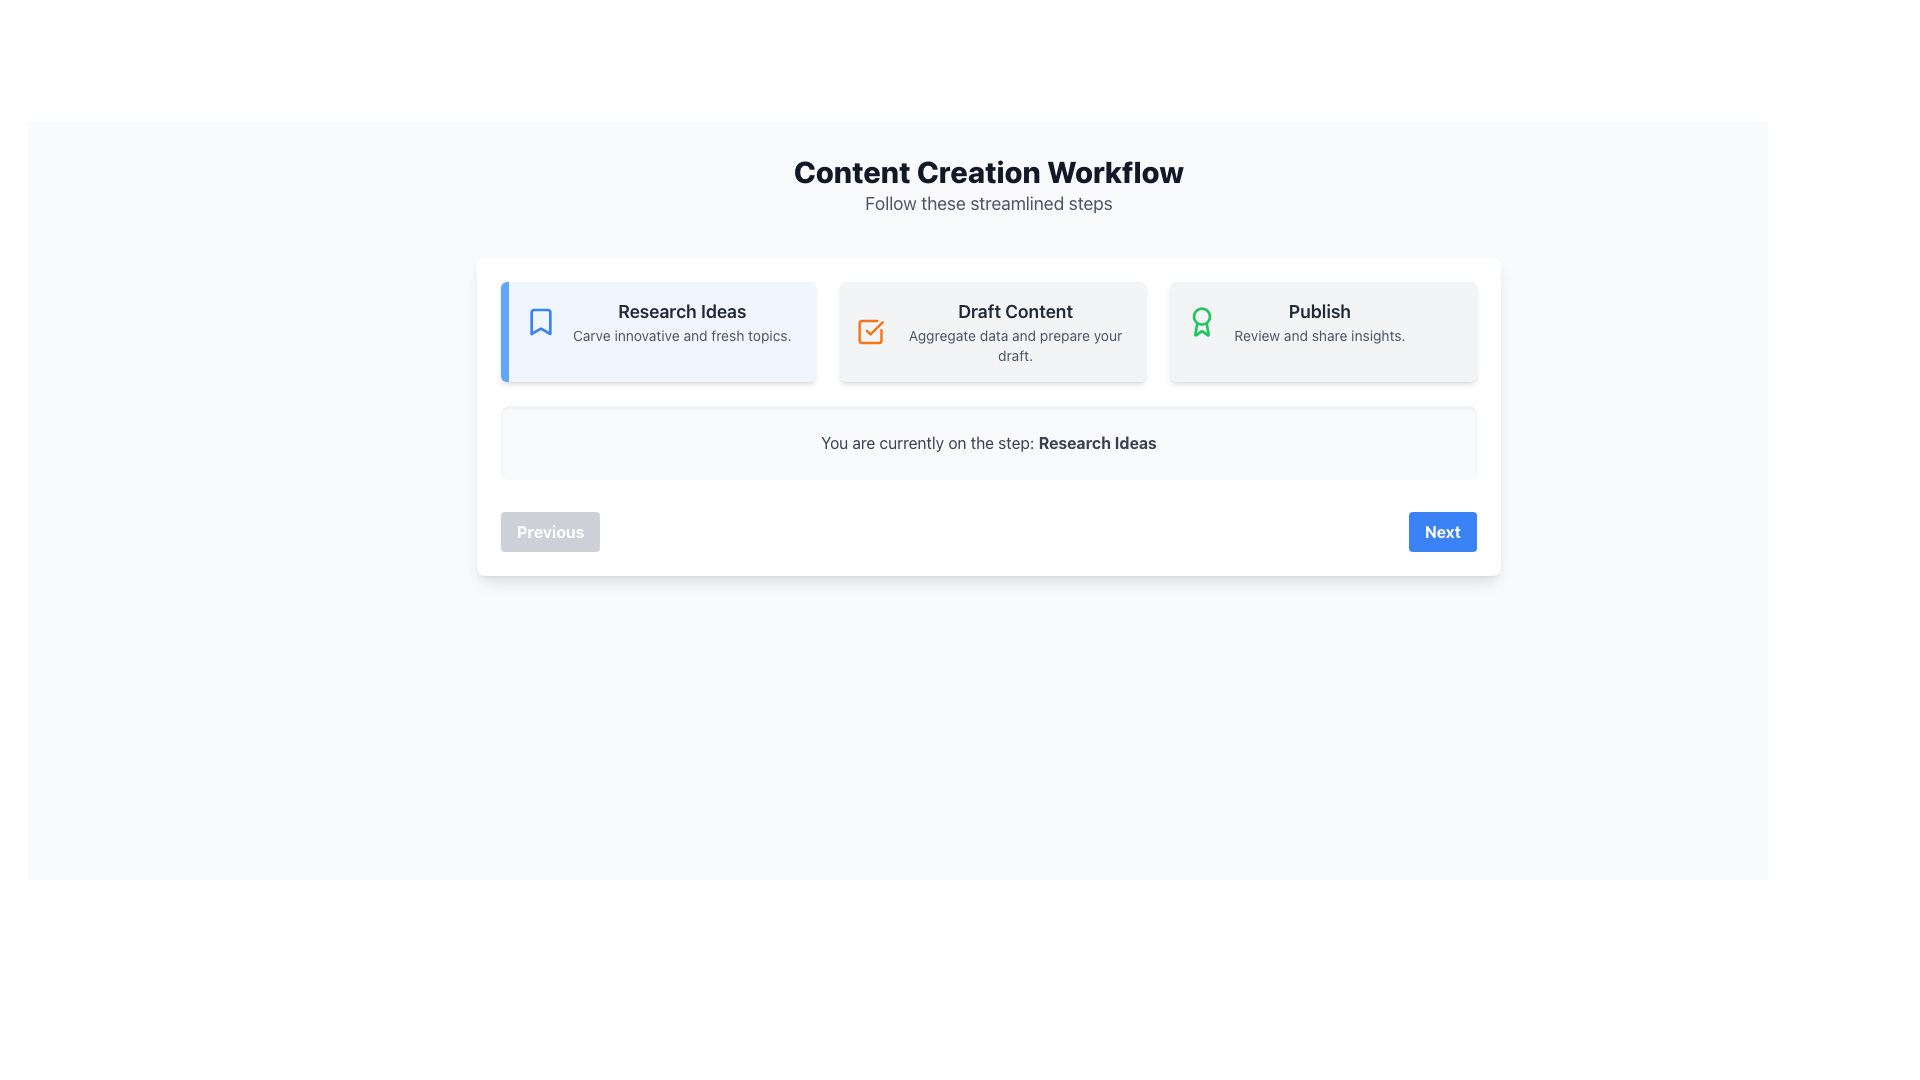  What do you see at coordinates (1320, 334) in the screenshot?
I see `the informational text displaying 'Review and share insights.' which is located directly below the 'Publish' heading in a card section` at bounding box center [1320, 334].